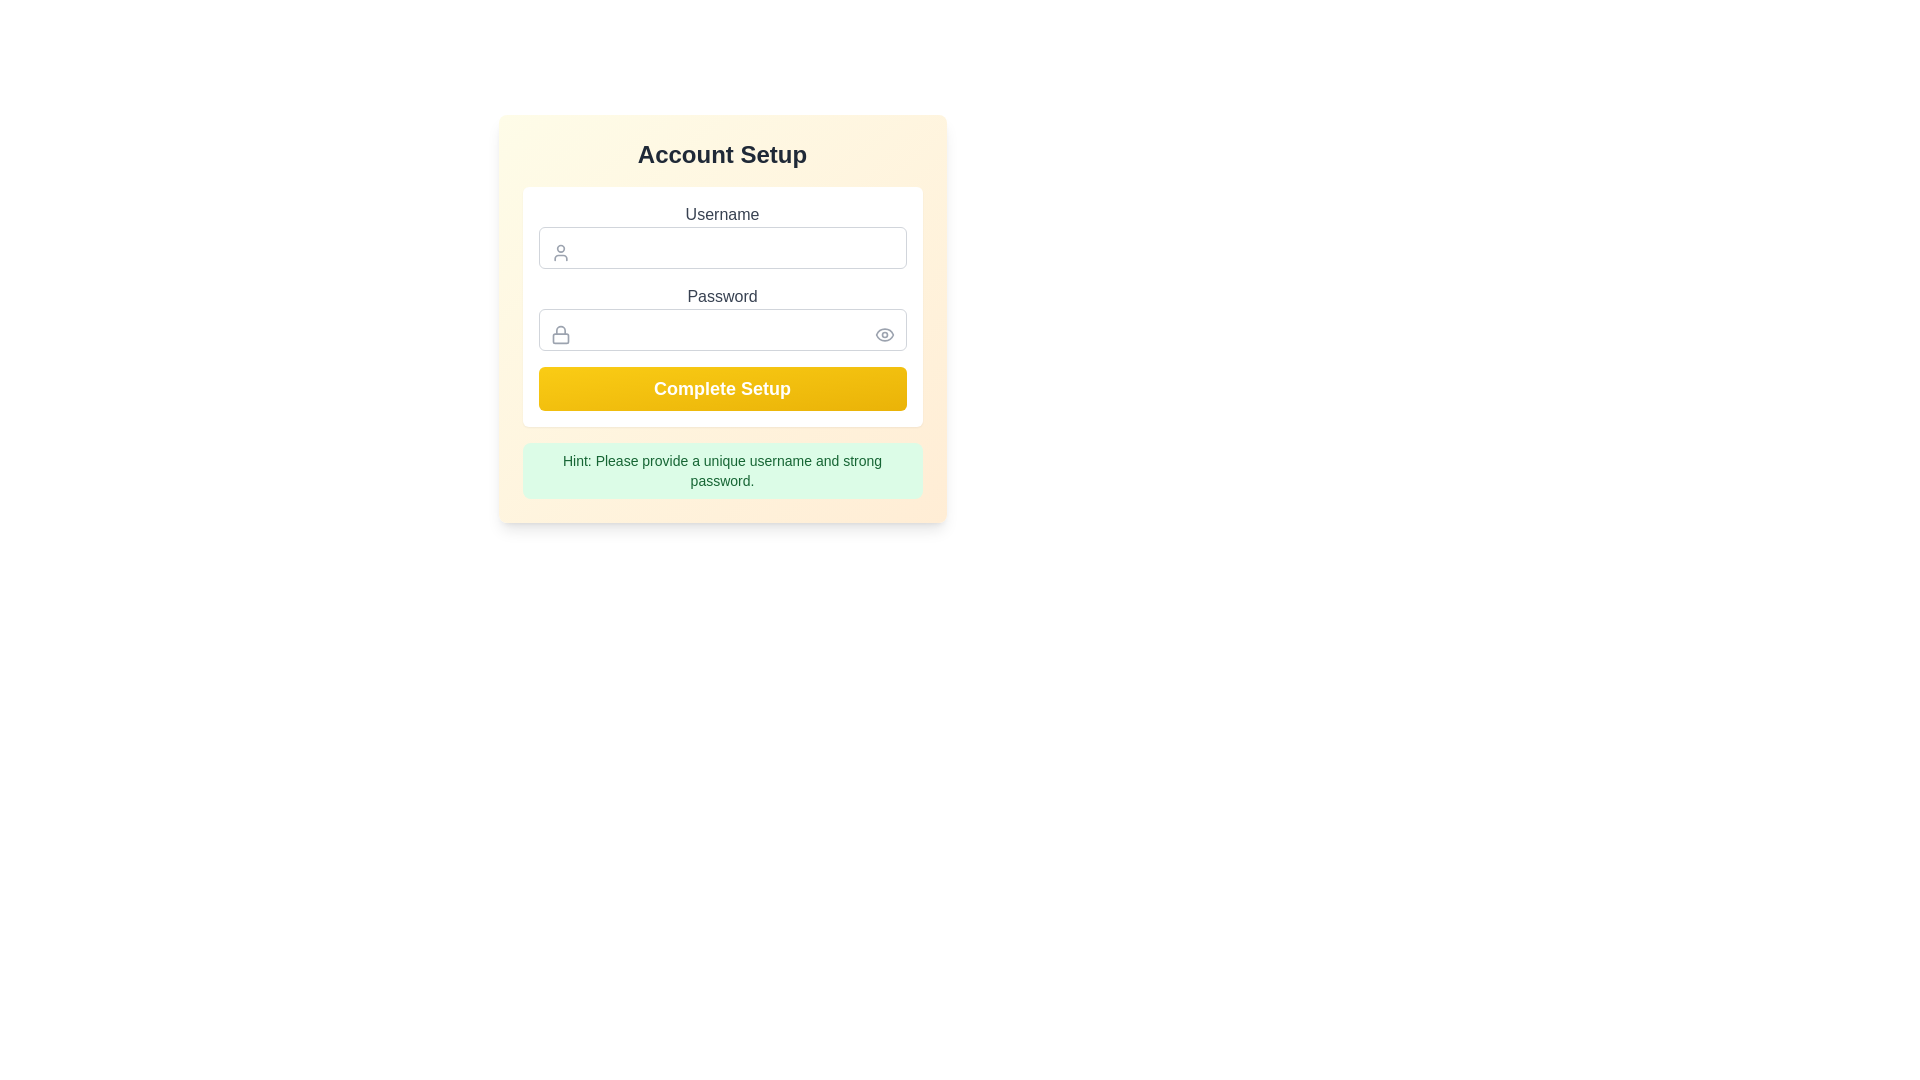 This screenshot has height=1080, width=1920. I want to click on the 'Complete Setup' button, which has a gradient background from yellow to orange and bold white text, so click(721, 389).